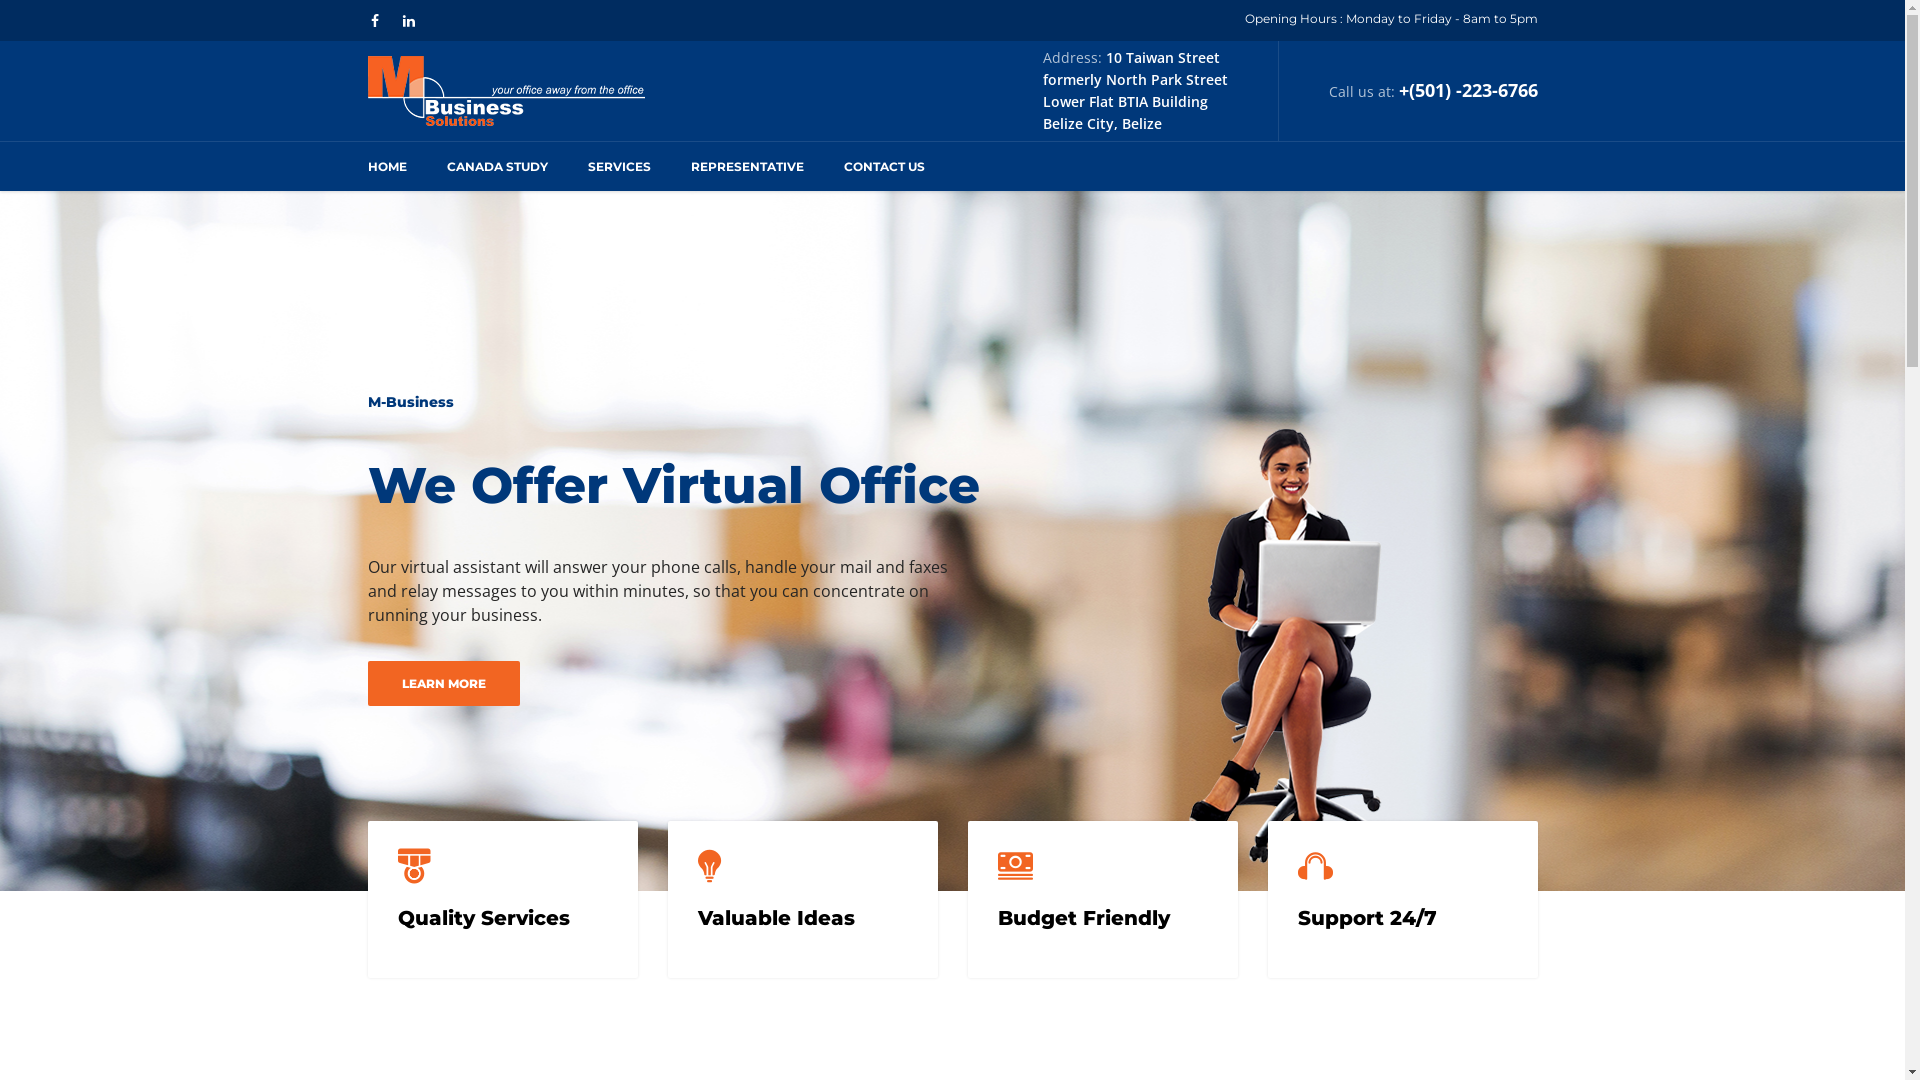  What do you see at coordinates (496, 165) in the screenshot?
I see `'CANADA STUDY'` at bounding box center [496, 165].